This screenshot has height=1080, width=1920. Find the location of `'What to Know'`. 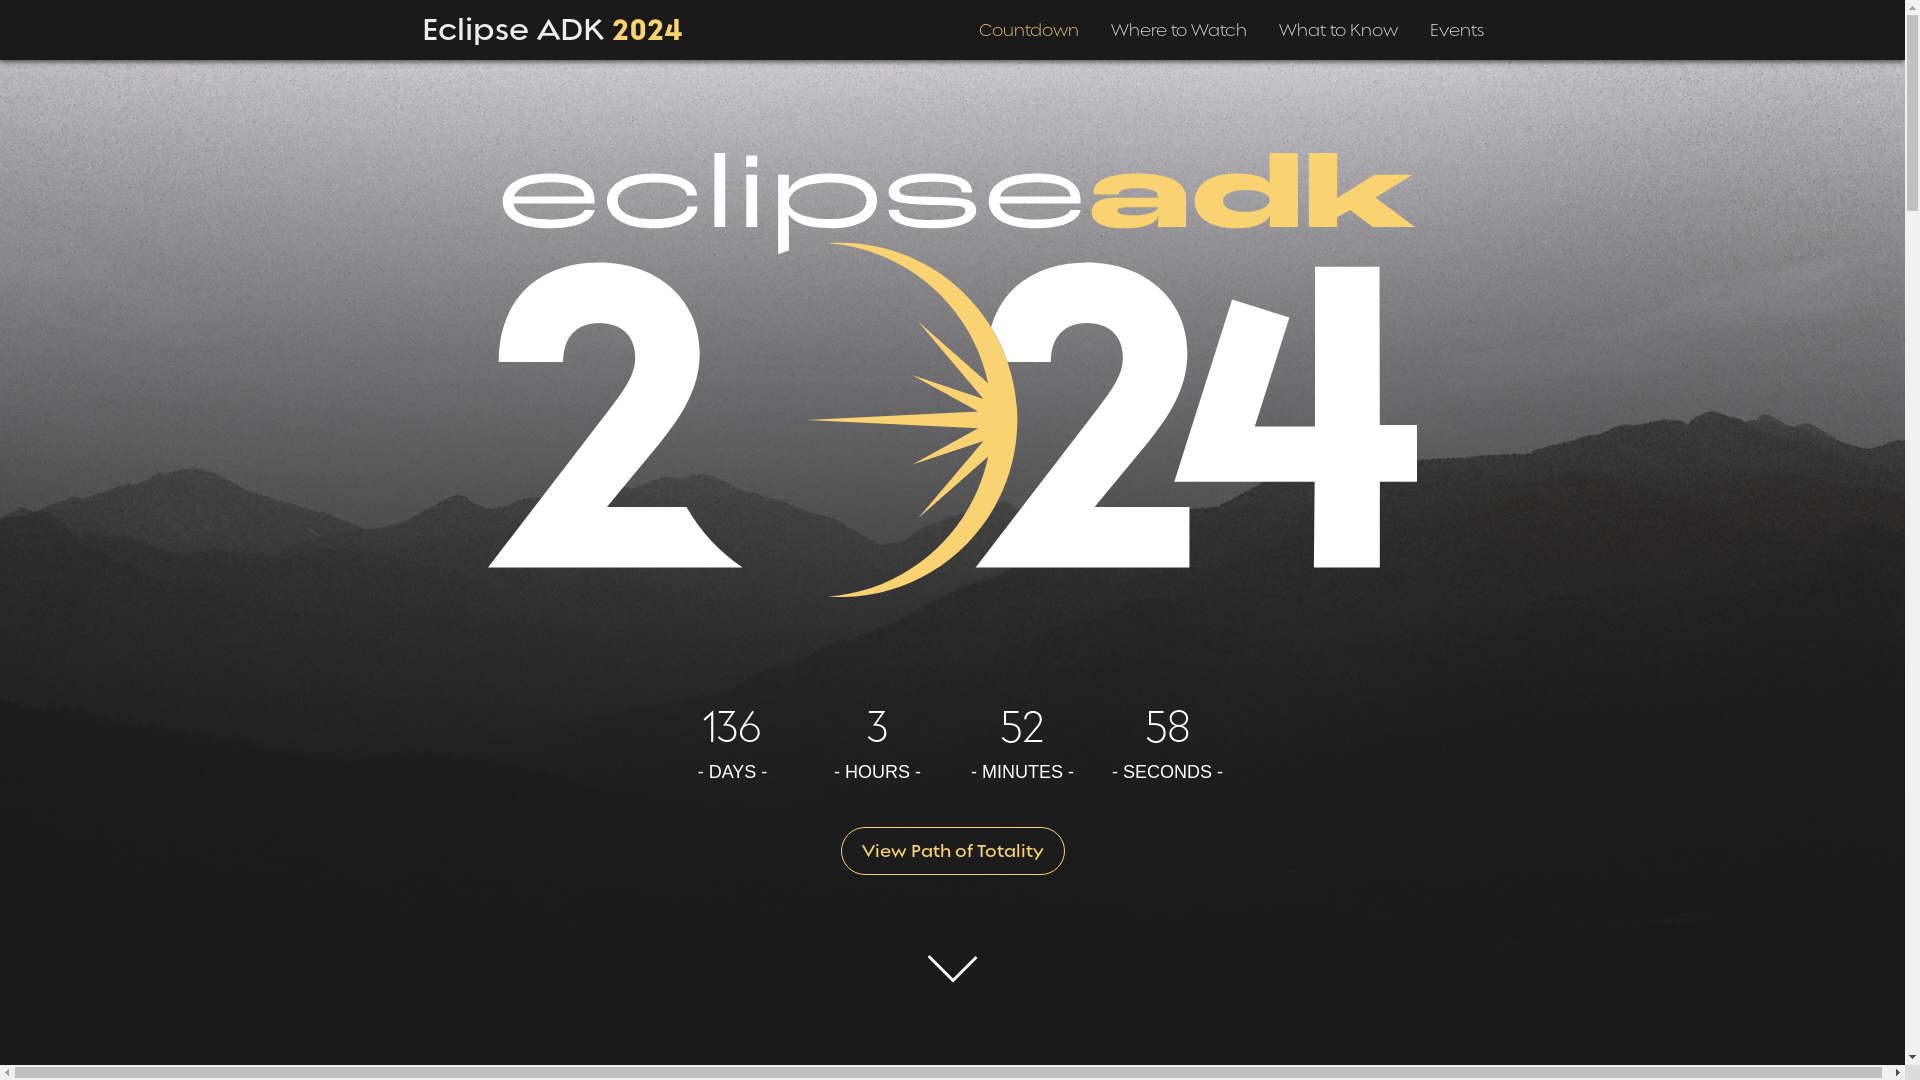

'What to Know' is located at coordinates (1276, 22).